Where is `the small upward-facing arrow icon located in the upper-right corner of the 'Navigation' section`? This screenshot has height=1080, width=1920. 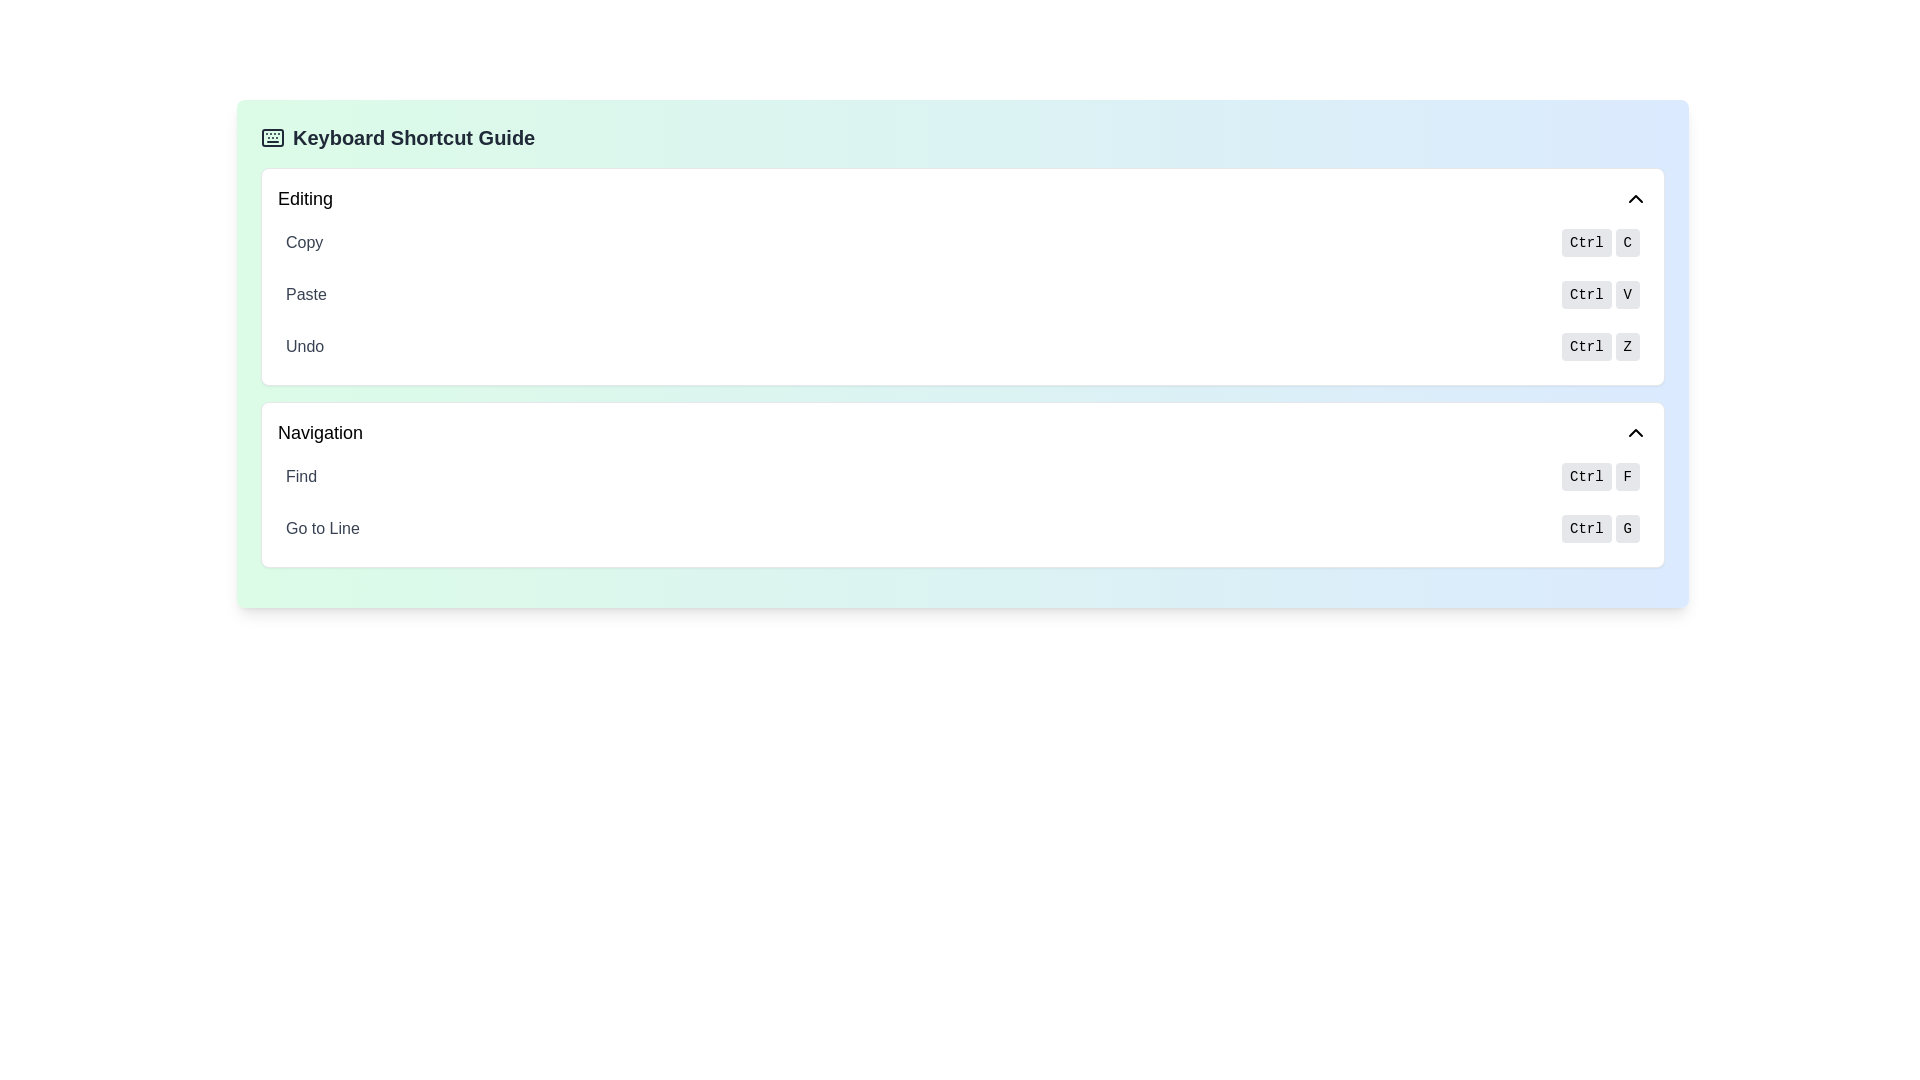
the small upward-facing arrow icon located in the upper-right corner of the 'Navigation' section is located at coordinates (1636, 431).